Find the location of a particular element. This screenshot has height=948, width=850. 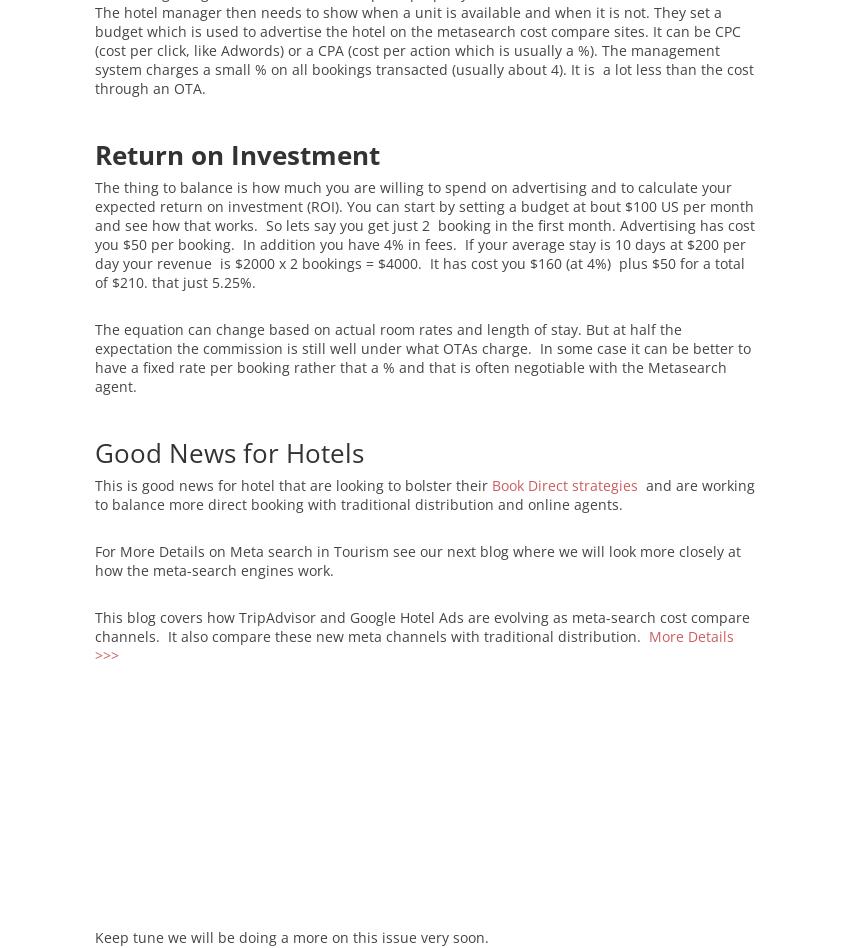

'The equation can change based on actual room rates and length of stay. But at half the expectation the commission is still well under what OTAs charge.  In some case it can be better to have a fixed rate per booking rather that a % and that is often negotiable with the Metasearch agent.' is located at coordinates (422, 356).